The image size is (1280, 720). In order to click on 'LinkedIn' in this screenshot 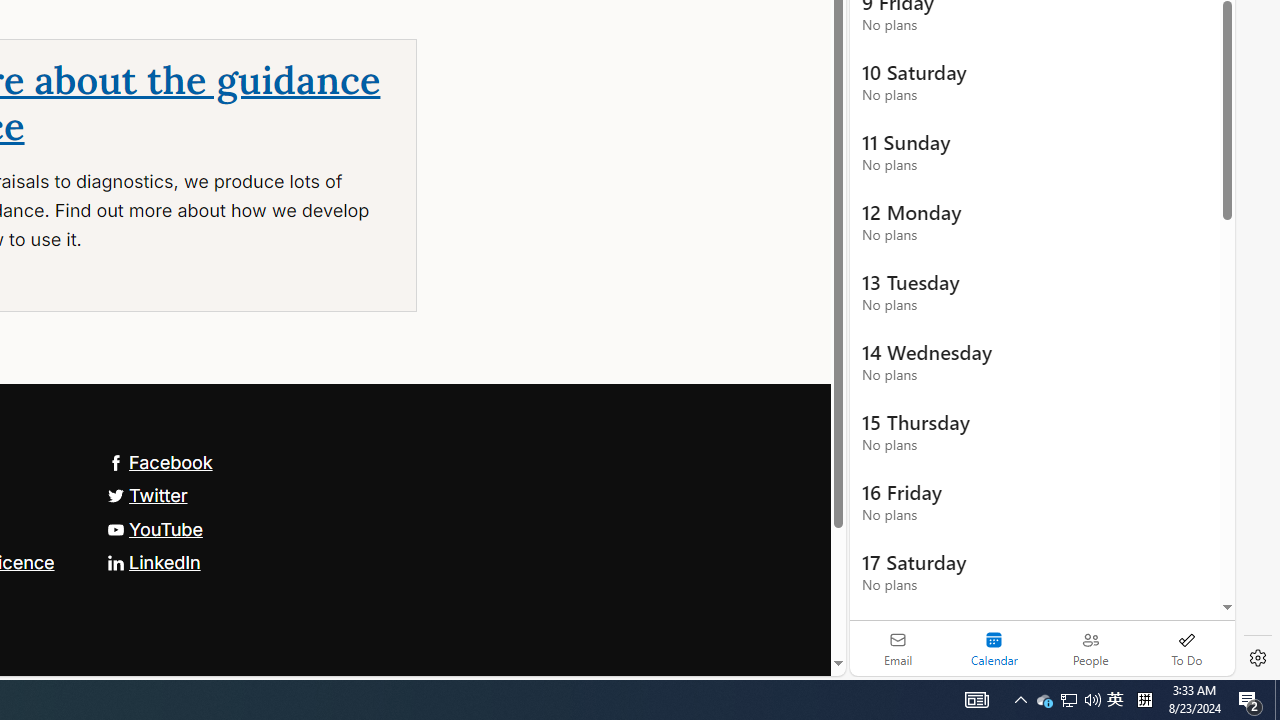, I will do `click(152, 561)`.